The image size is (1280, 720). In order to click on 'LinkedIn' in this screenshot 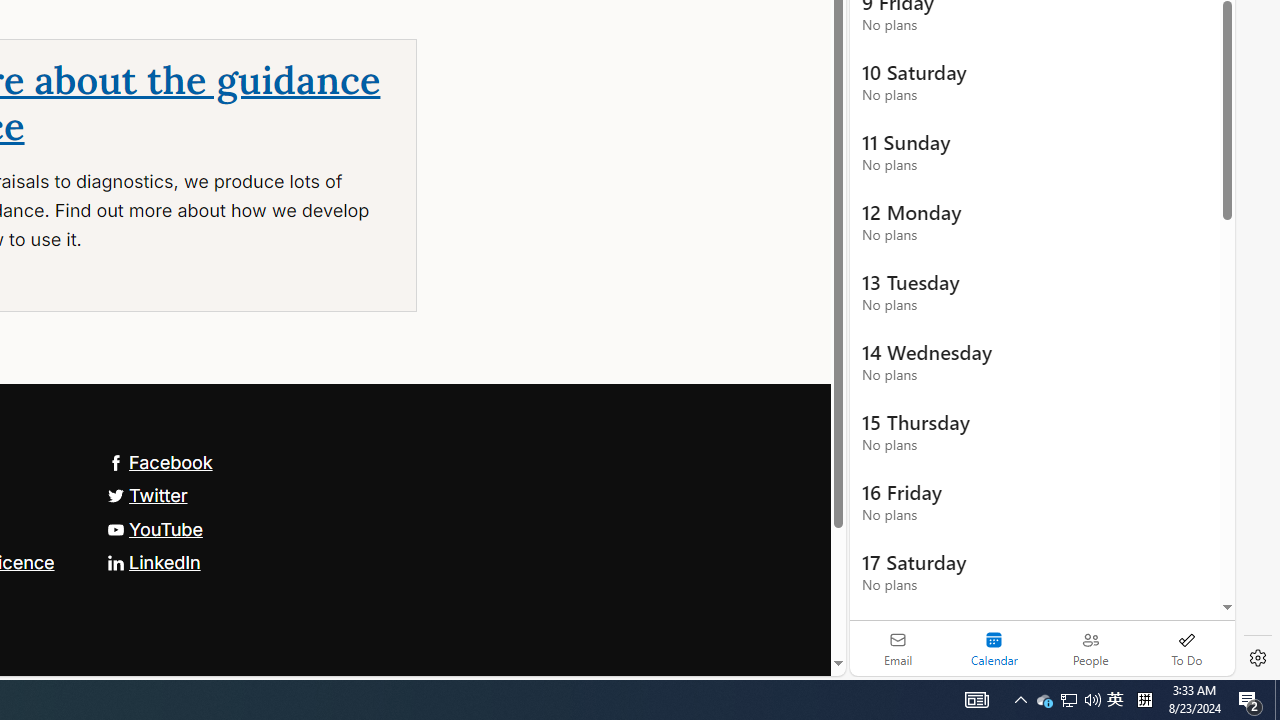, I will do `click(152, 561)`.